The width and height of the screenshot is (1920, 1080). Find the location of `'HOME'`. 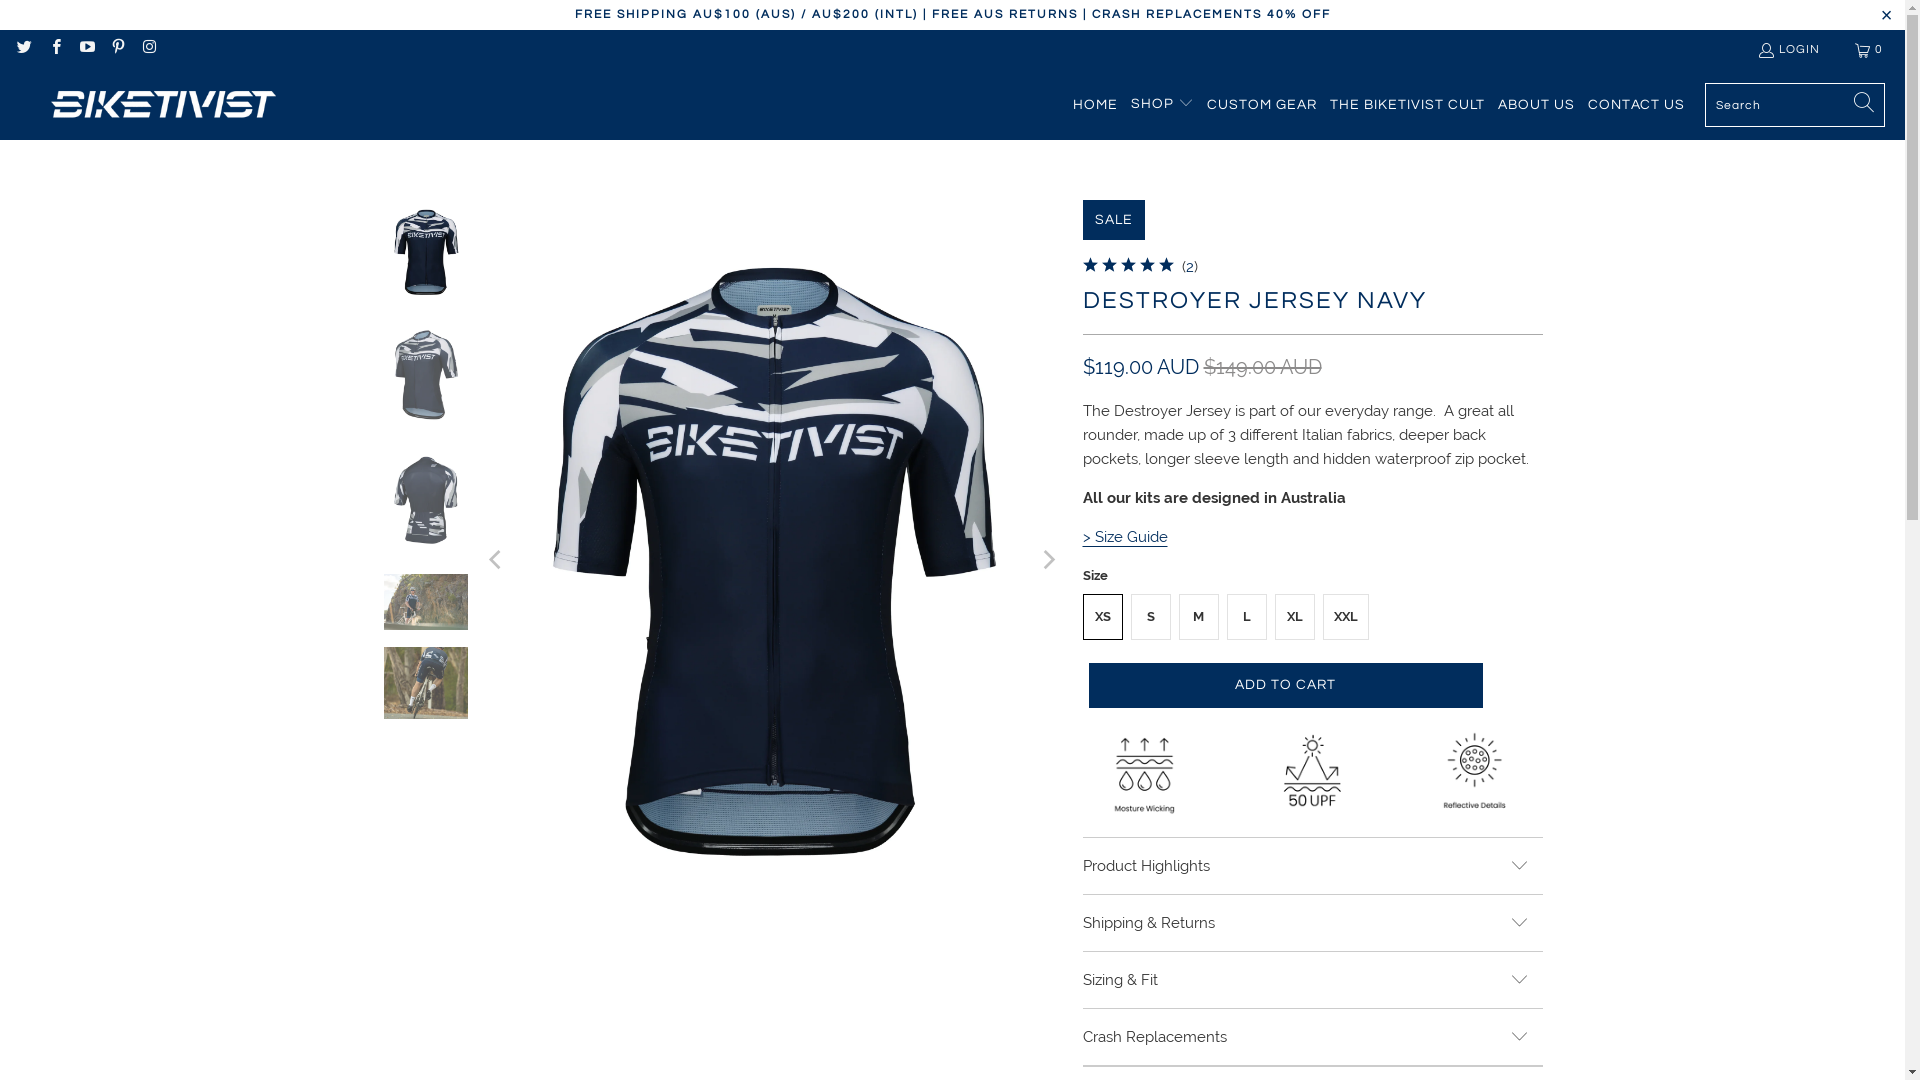

'HOME' is located at coordinates (1094, 104).